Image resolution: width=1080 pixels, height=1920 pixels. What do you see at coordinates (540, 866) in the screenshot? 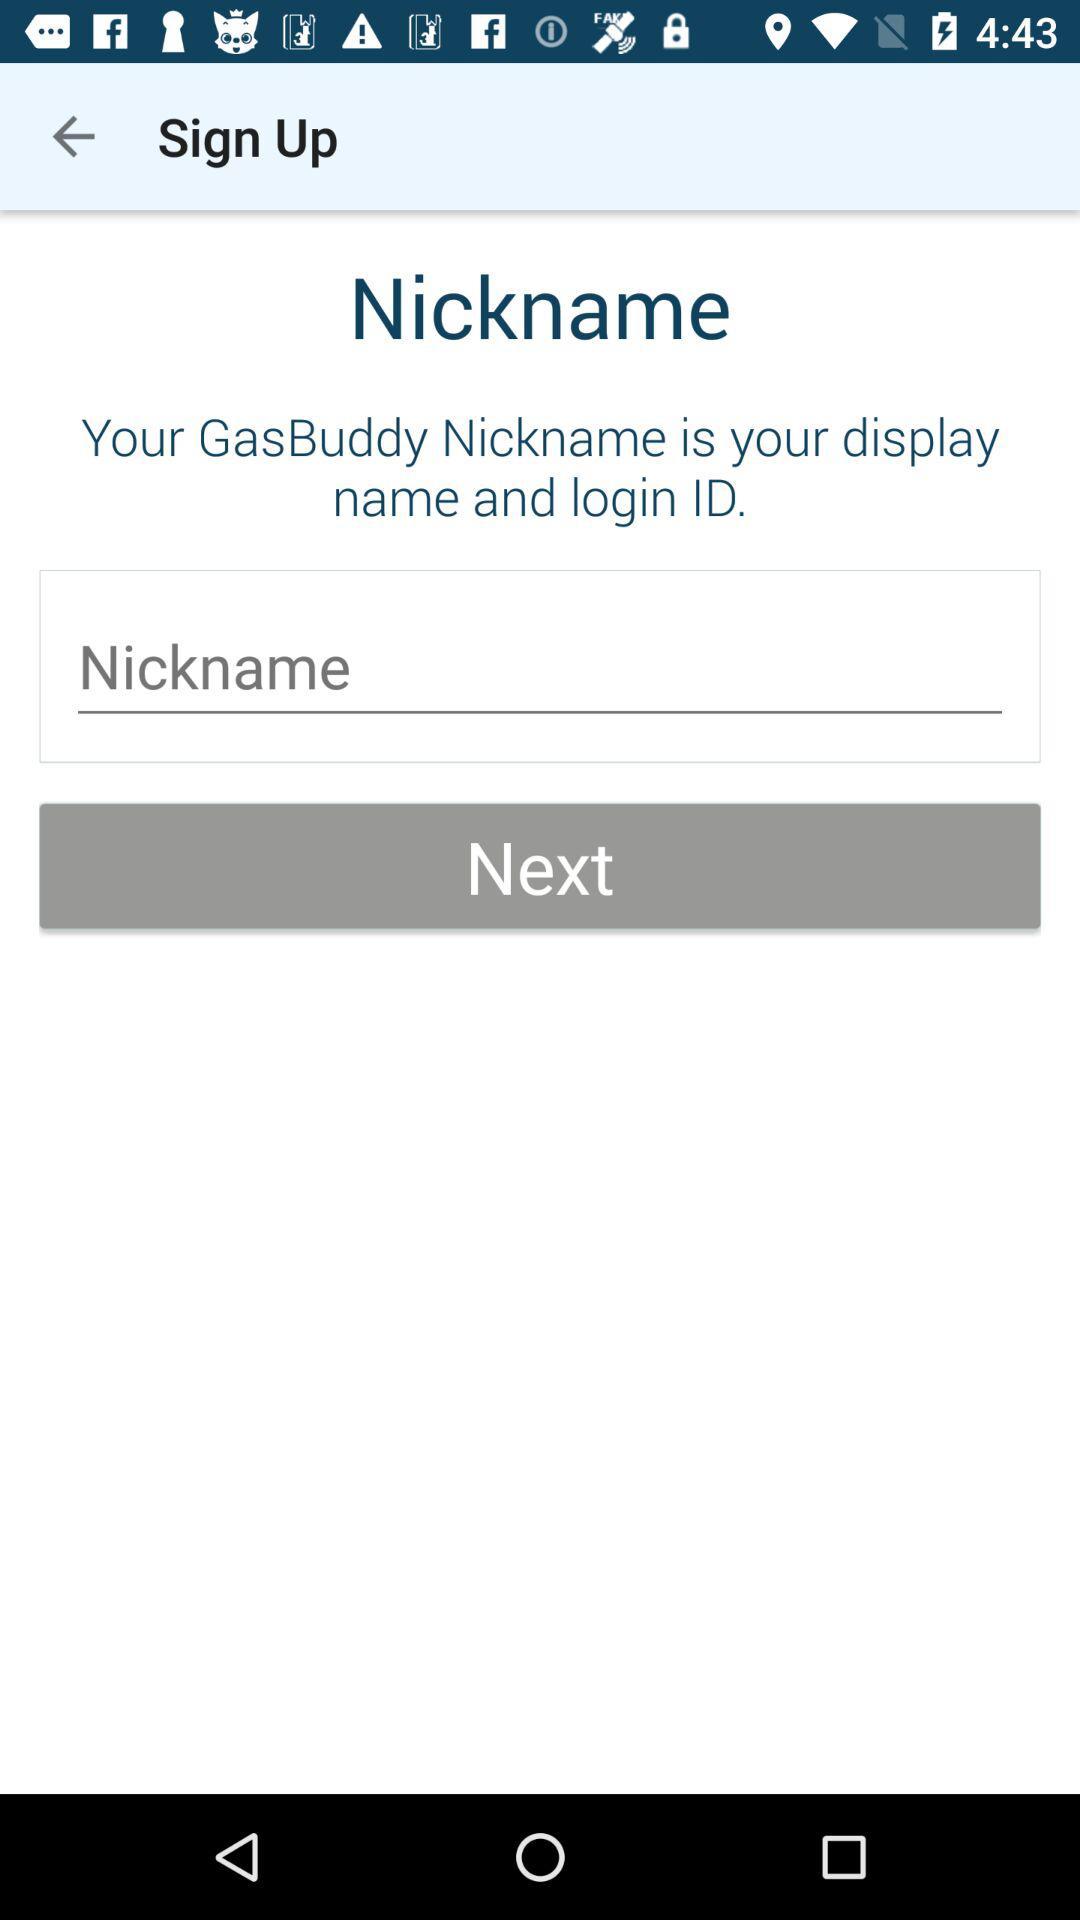
I see `next item` at bounding box center [540, 866].